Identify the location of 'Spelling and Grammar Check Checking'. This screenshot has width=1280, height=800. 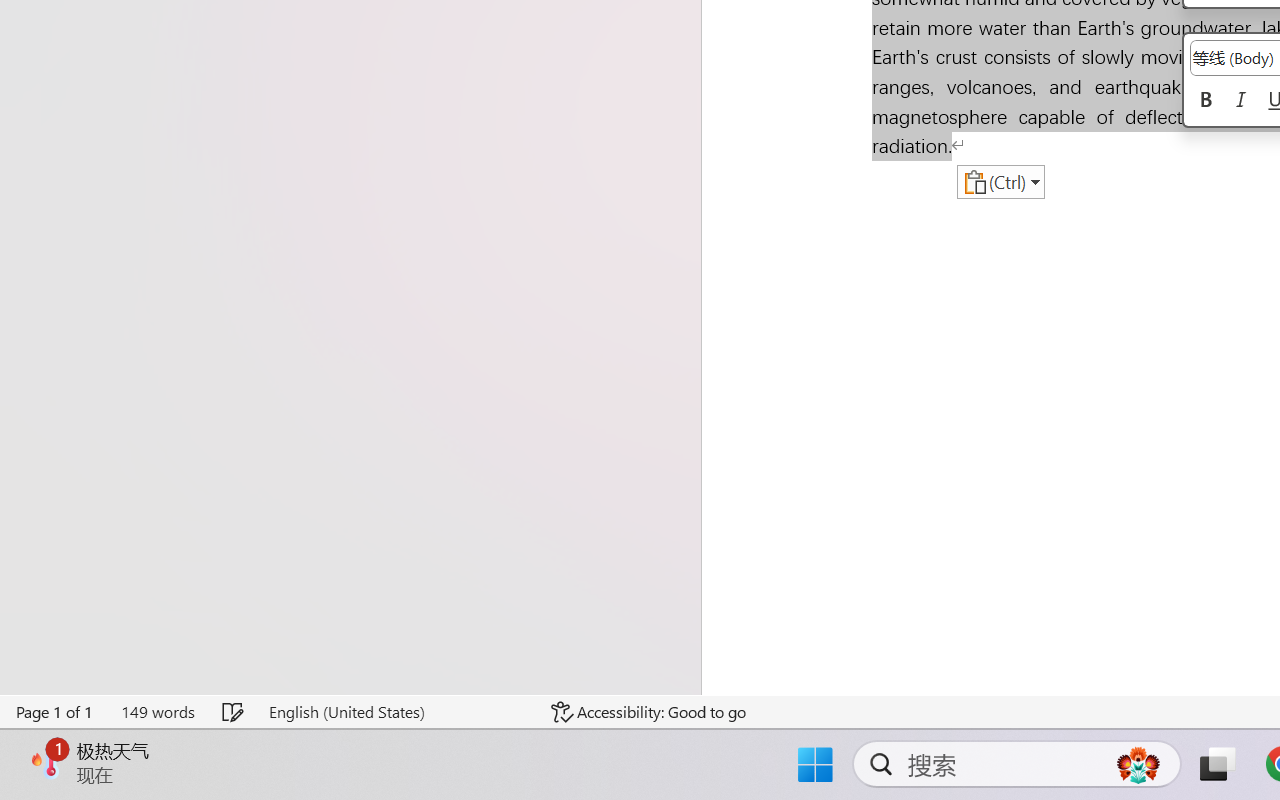
(234, 711).